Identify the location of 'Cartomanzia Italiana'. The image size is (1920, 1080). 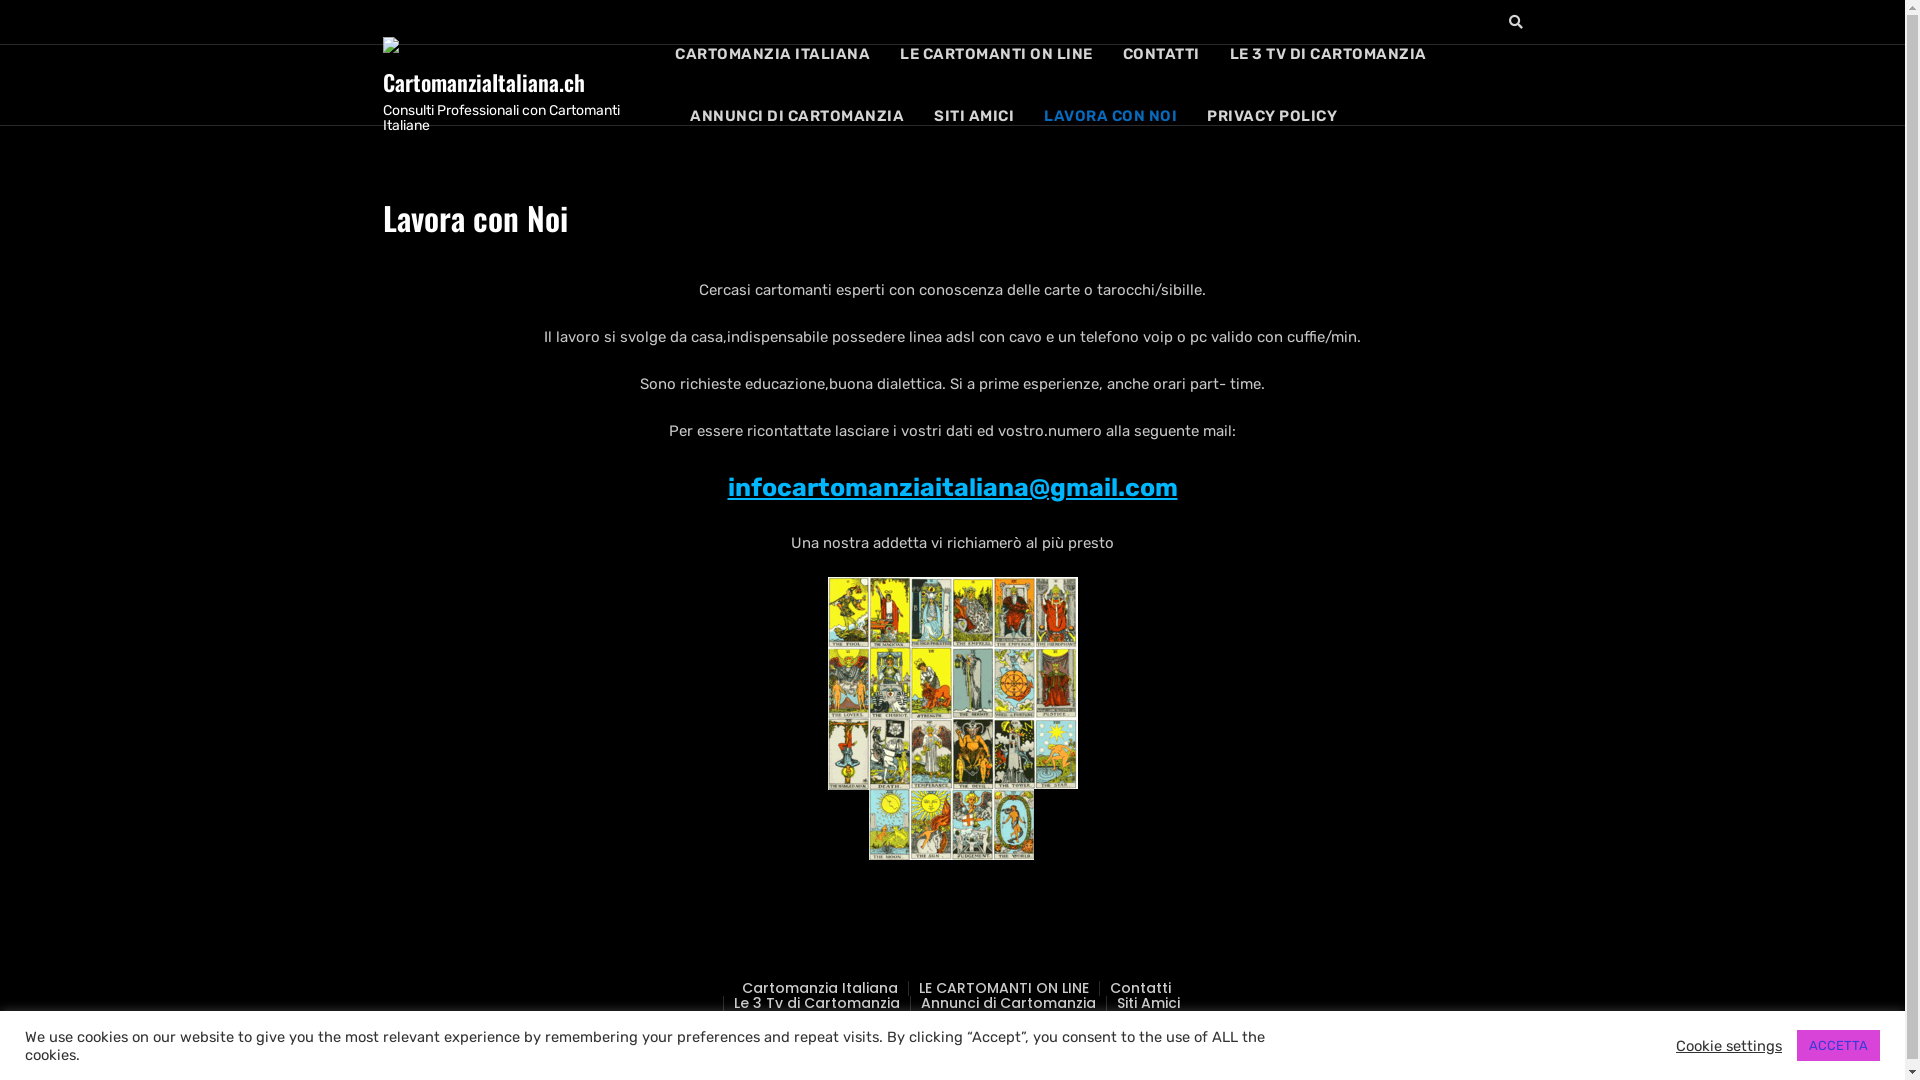
(820, 986).